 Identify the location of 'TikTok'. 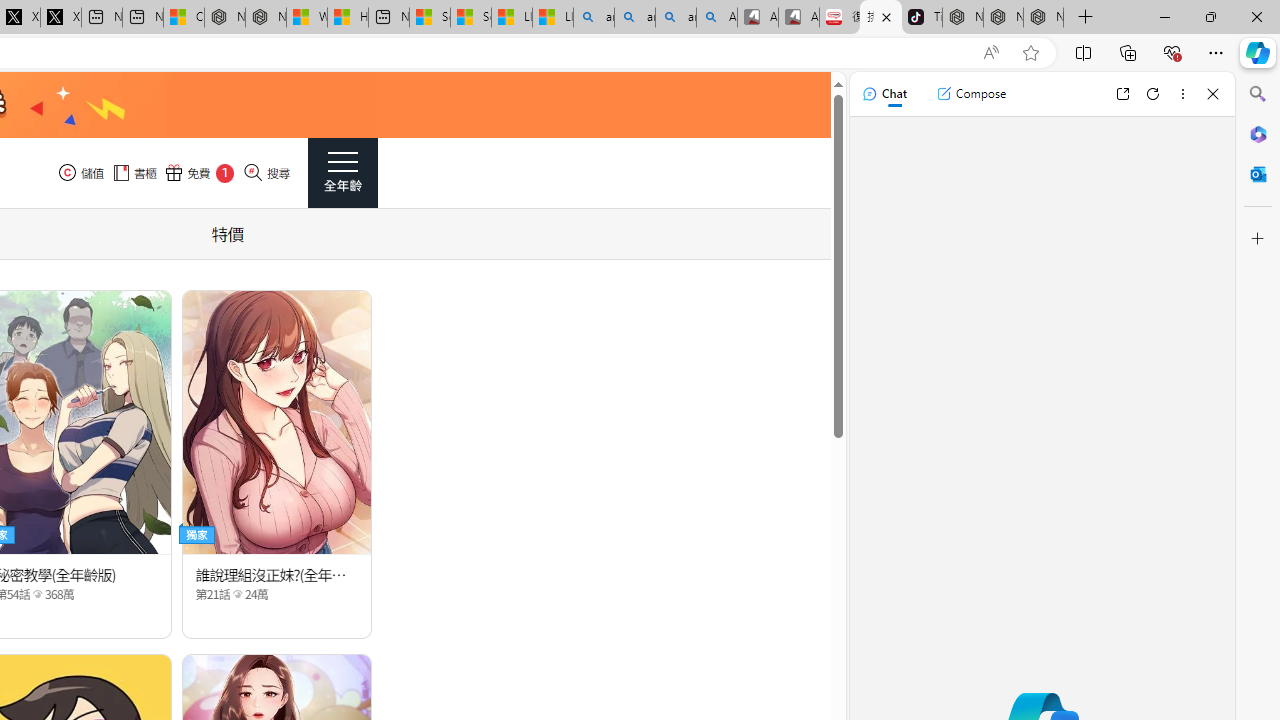
(921, 17).